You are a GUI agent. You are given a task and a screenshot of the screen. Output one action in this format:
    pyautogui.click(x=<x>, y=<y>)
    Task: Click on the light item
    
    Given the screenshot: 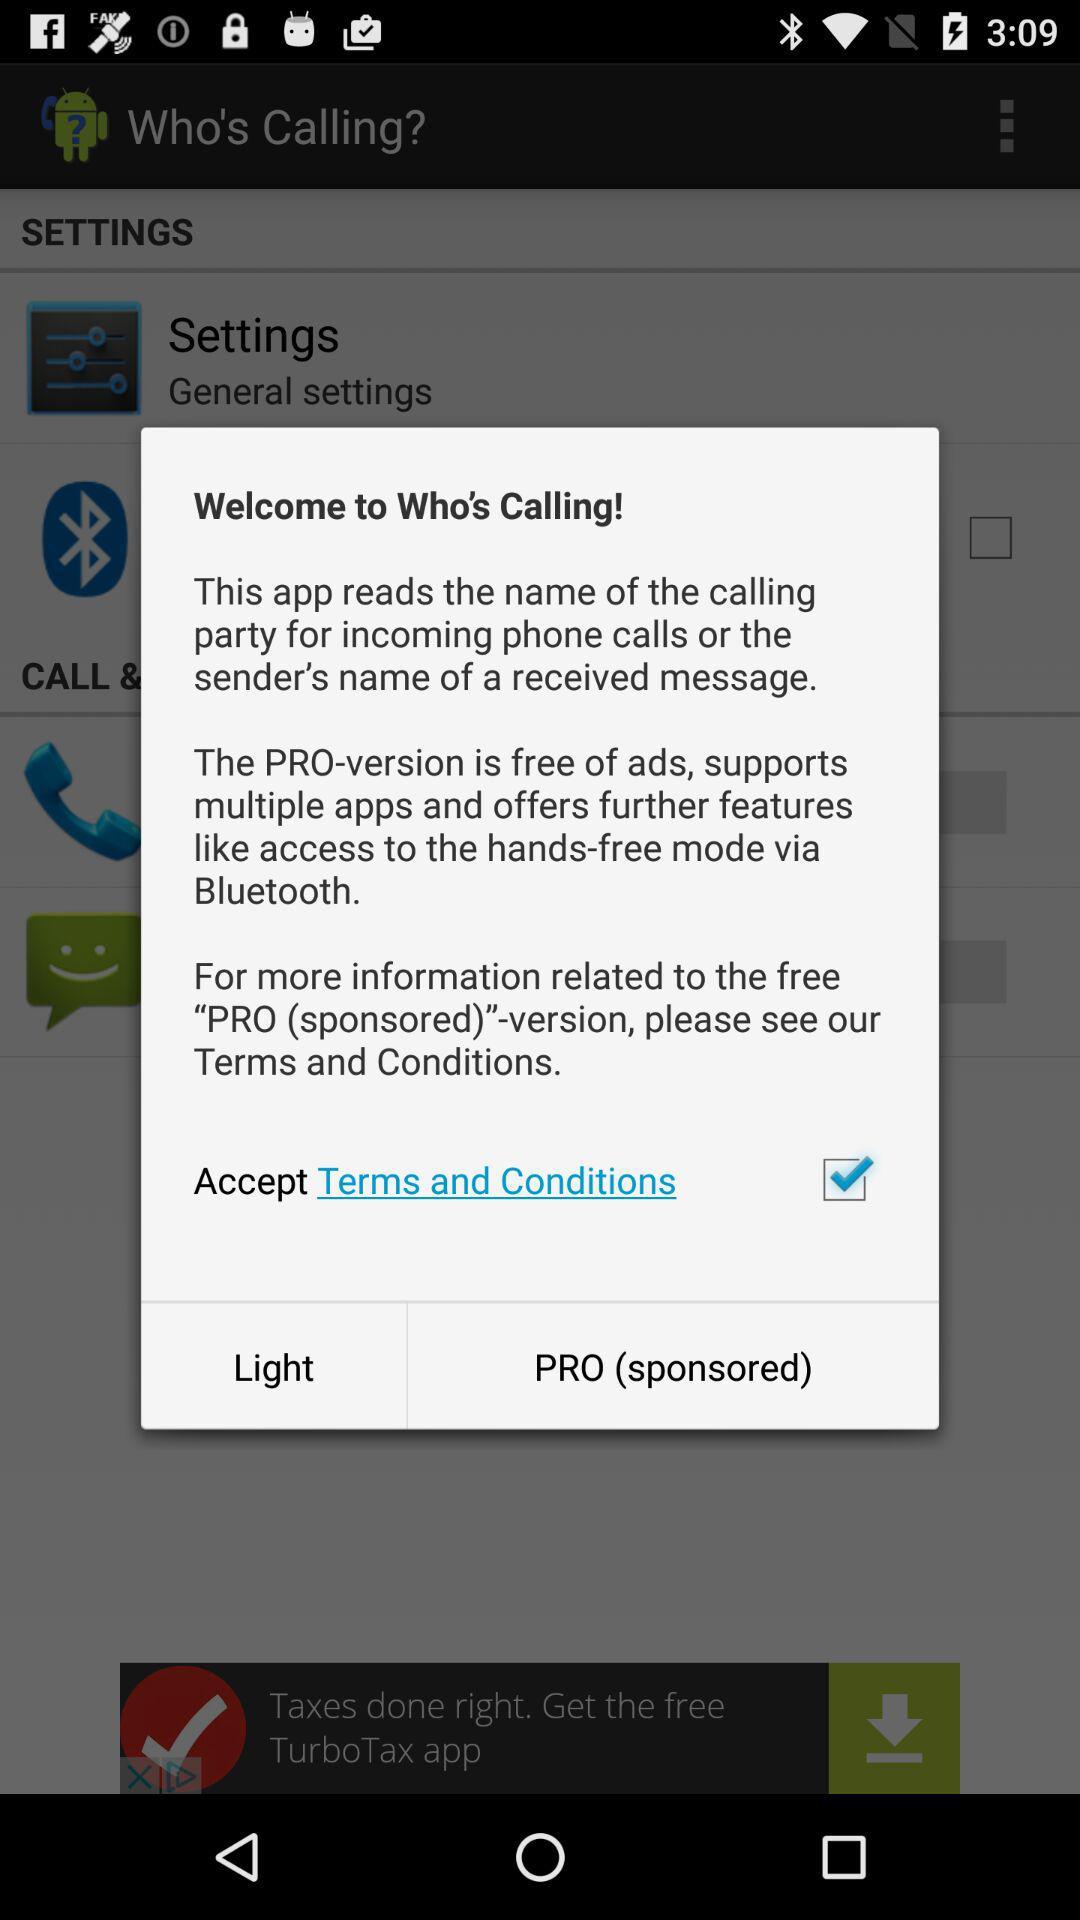 What is the action you would take?
    pyautogui.click(x=273, y=1365)
    